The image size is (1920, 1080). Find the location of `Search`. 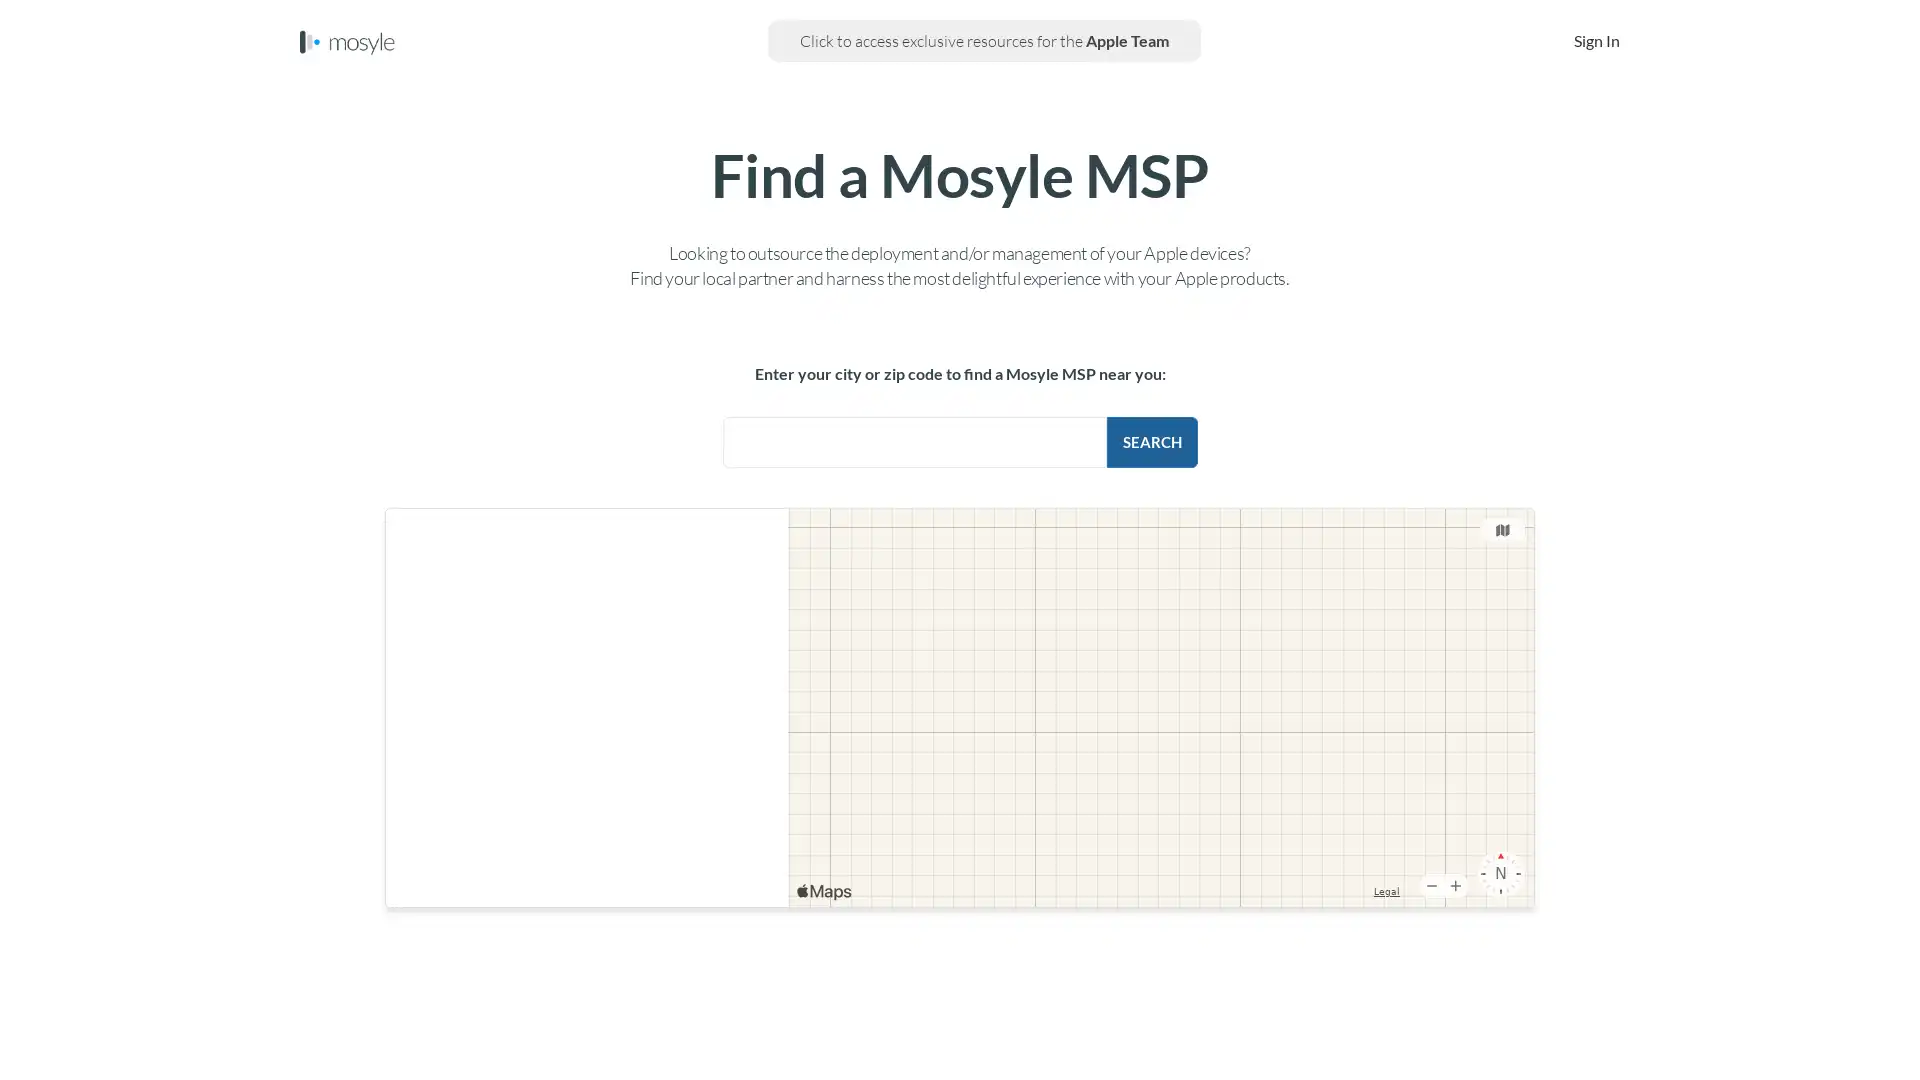

Search is located at coordinates (1151, 441).